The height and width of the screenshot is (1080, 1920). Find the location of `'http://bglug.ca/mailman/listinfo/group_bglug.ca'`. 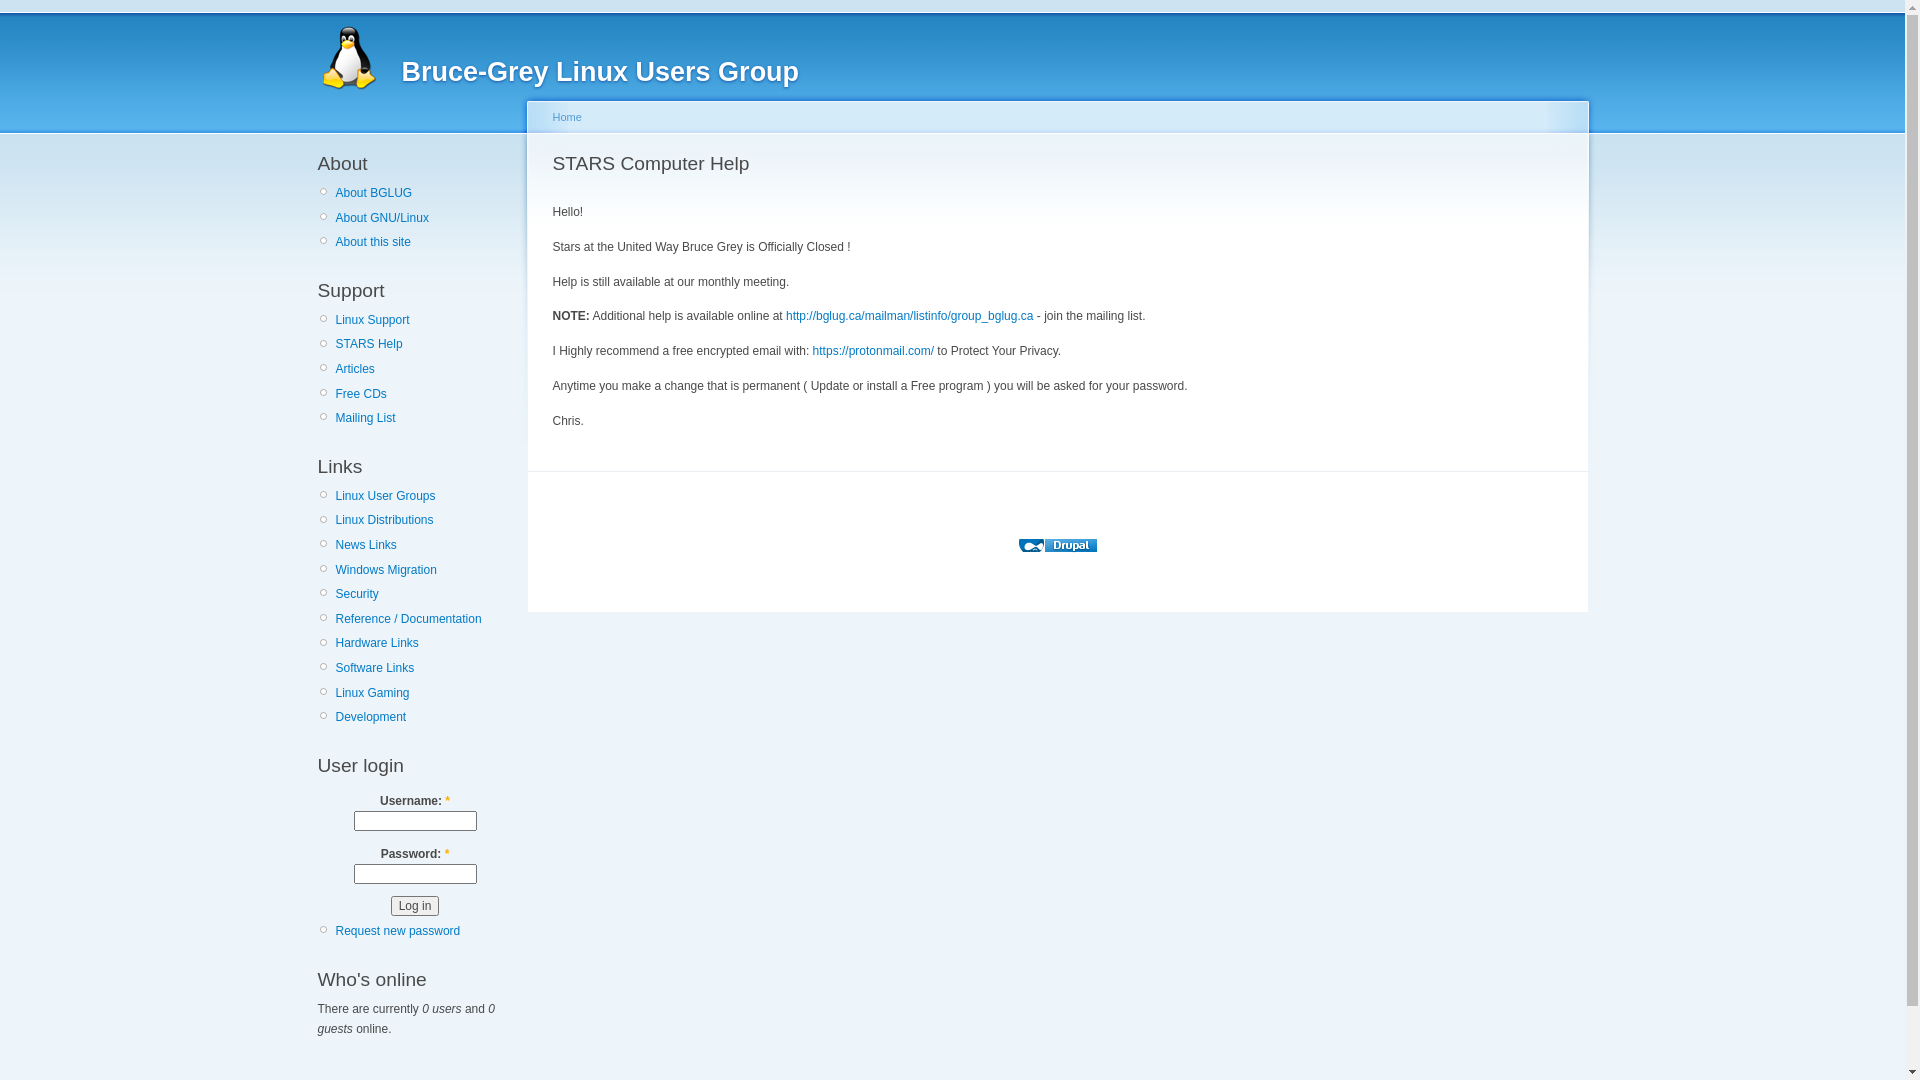

'http://bglug.ca/mailman/listinfo/group_bglug.ca' is located at coordinates (908, 315).